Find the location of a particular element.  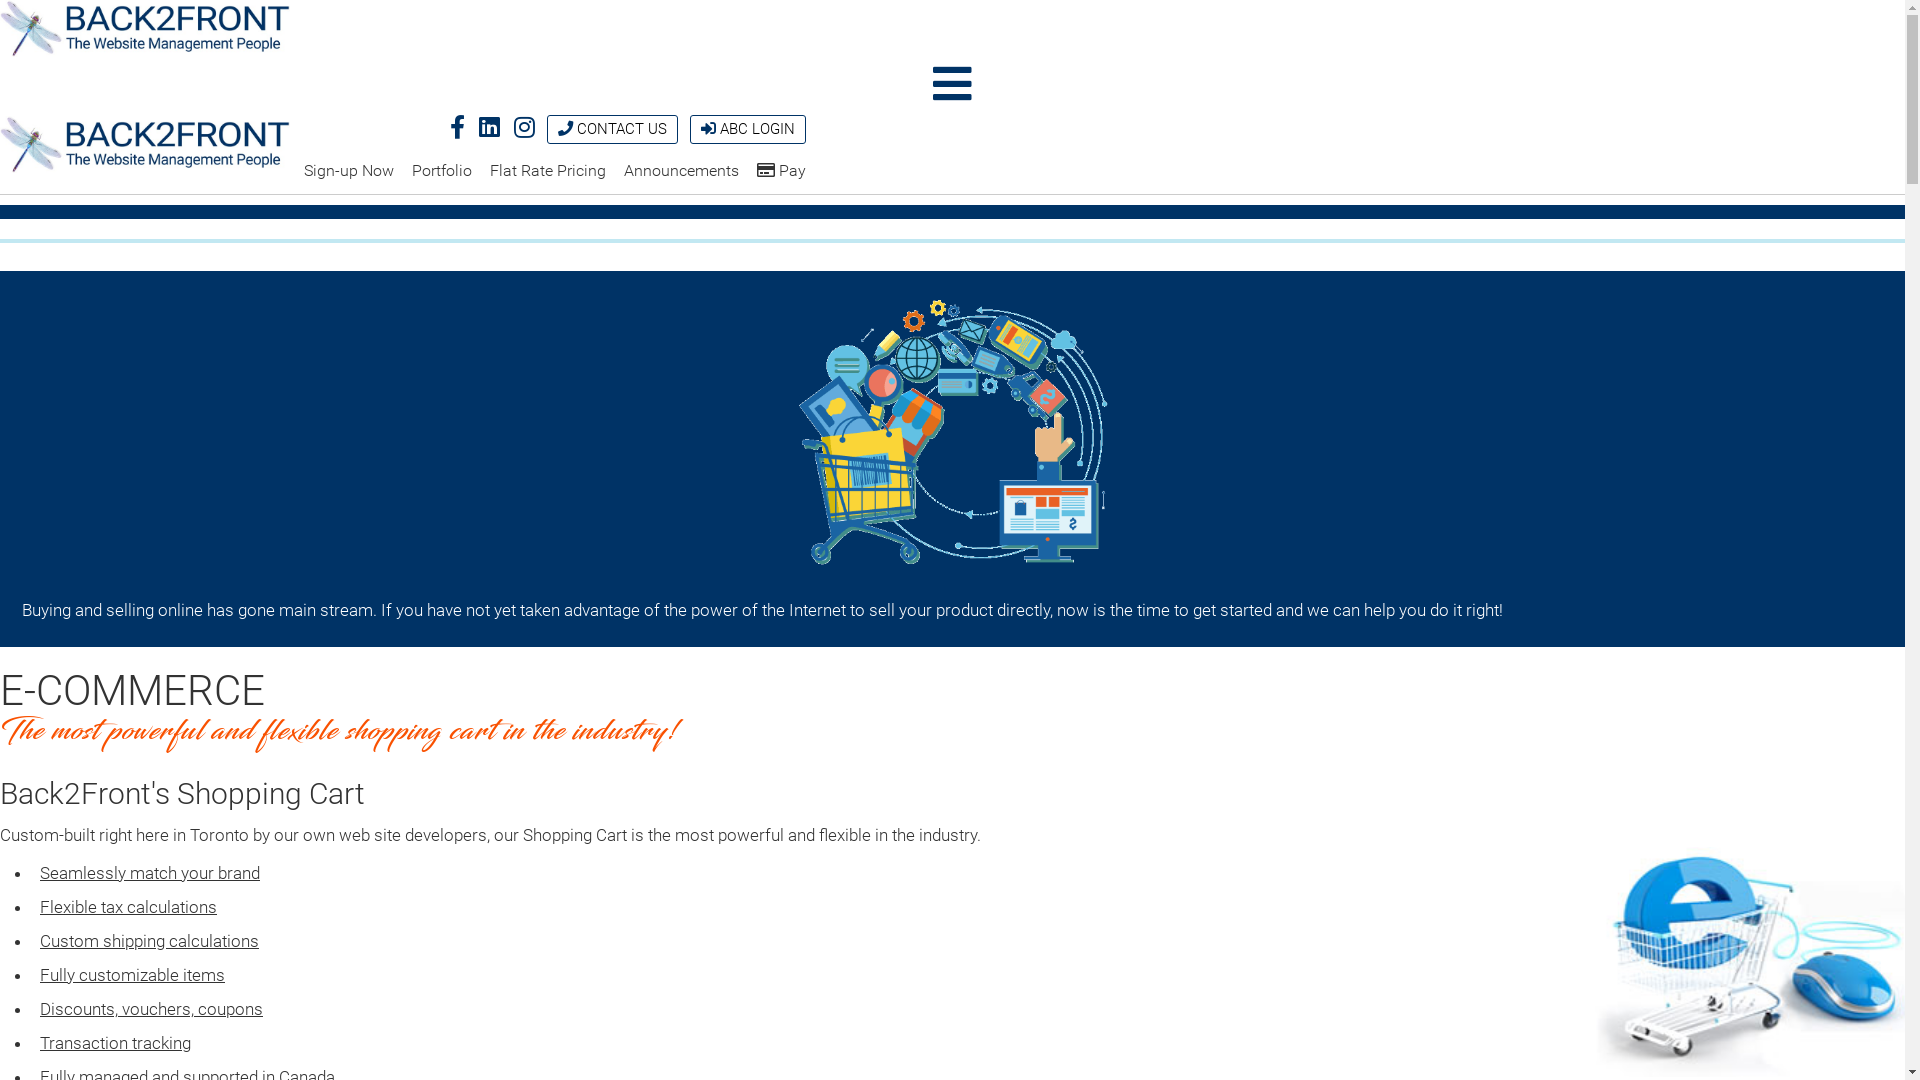

'ABC Login' is located at coordinates (708, 128).